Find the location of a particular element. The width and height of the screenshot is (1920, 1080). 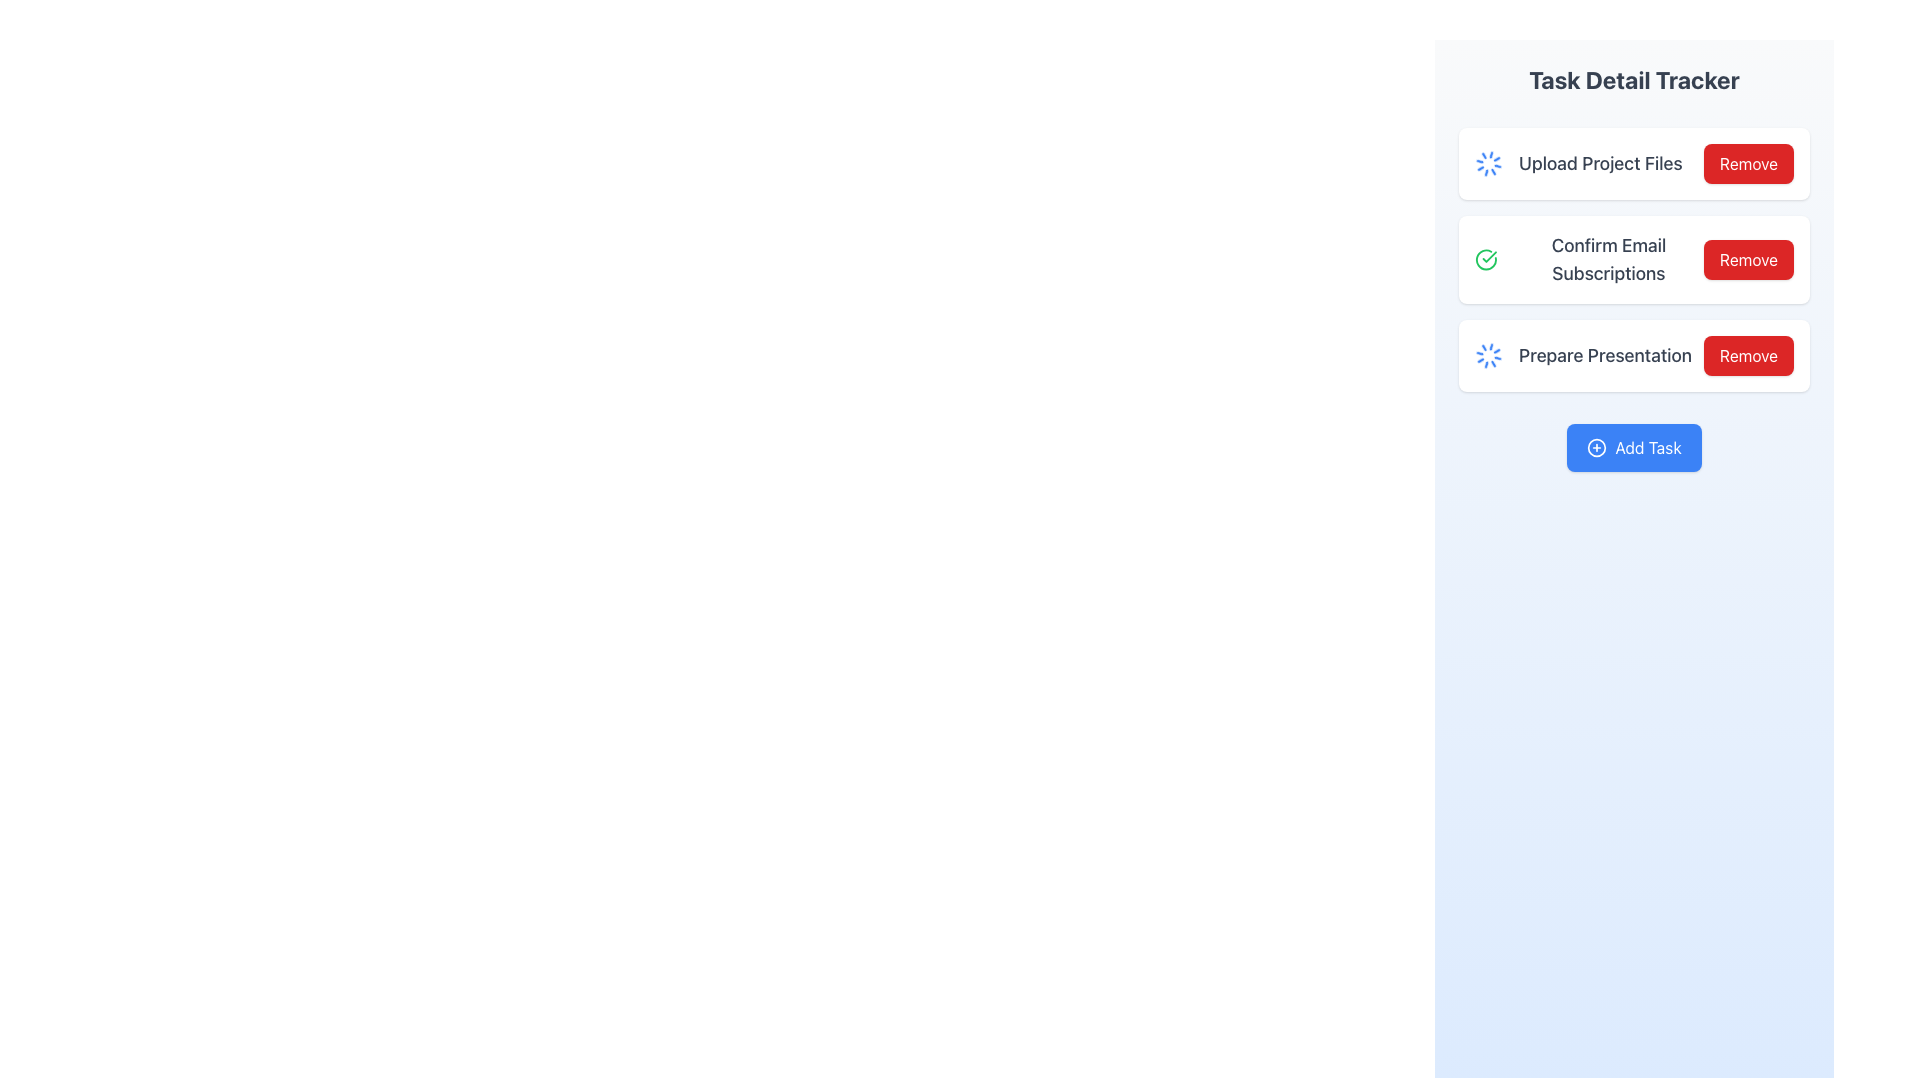

the circular green checkmark icon indicating a successful action within the 'Confirm Email Subscriptions' row under the 'Task Detail Tracker' section is located at coordinates (1486, 258).